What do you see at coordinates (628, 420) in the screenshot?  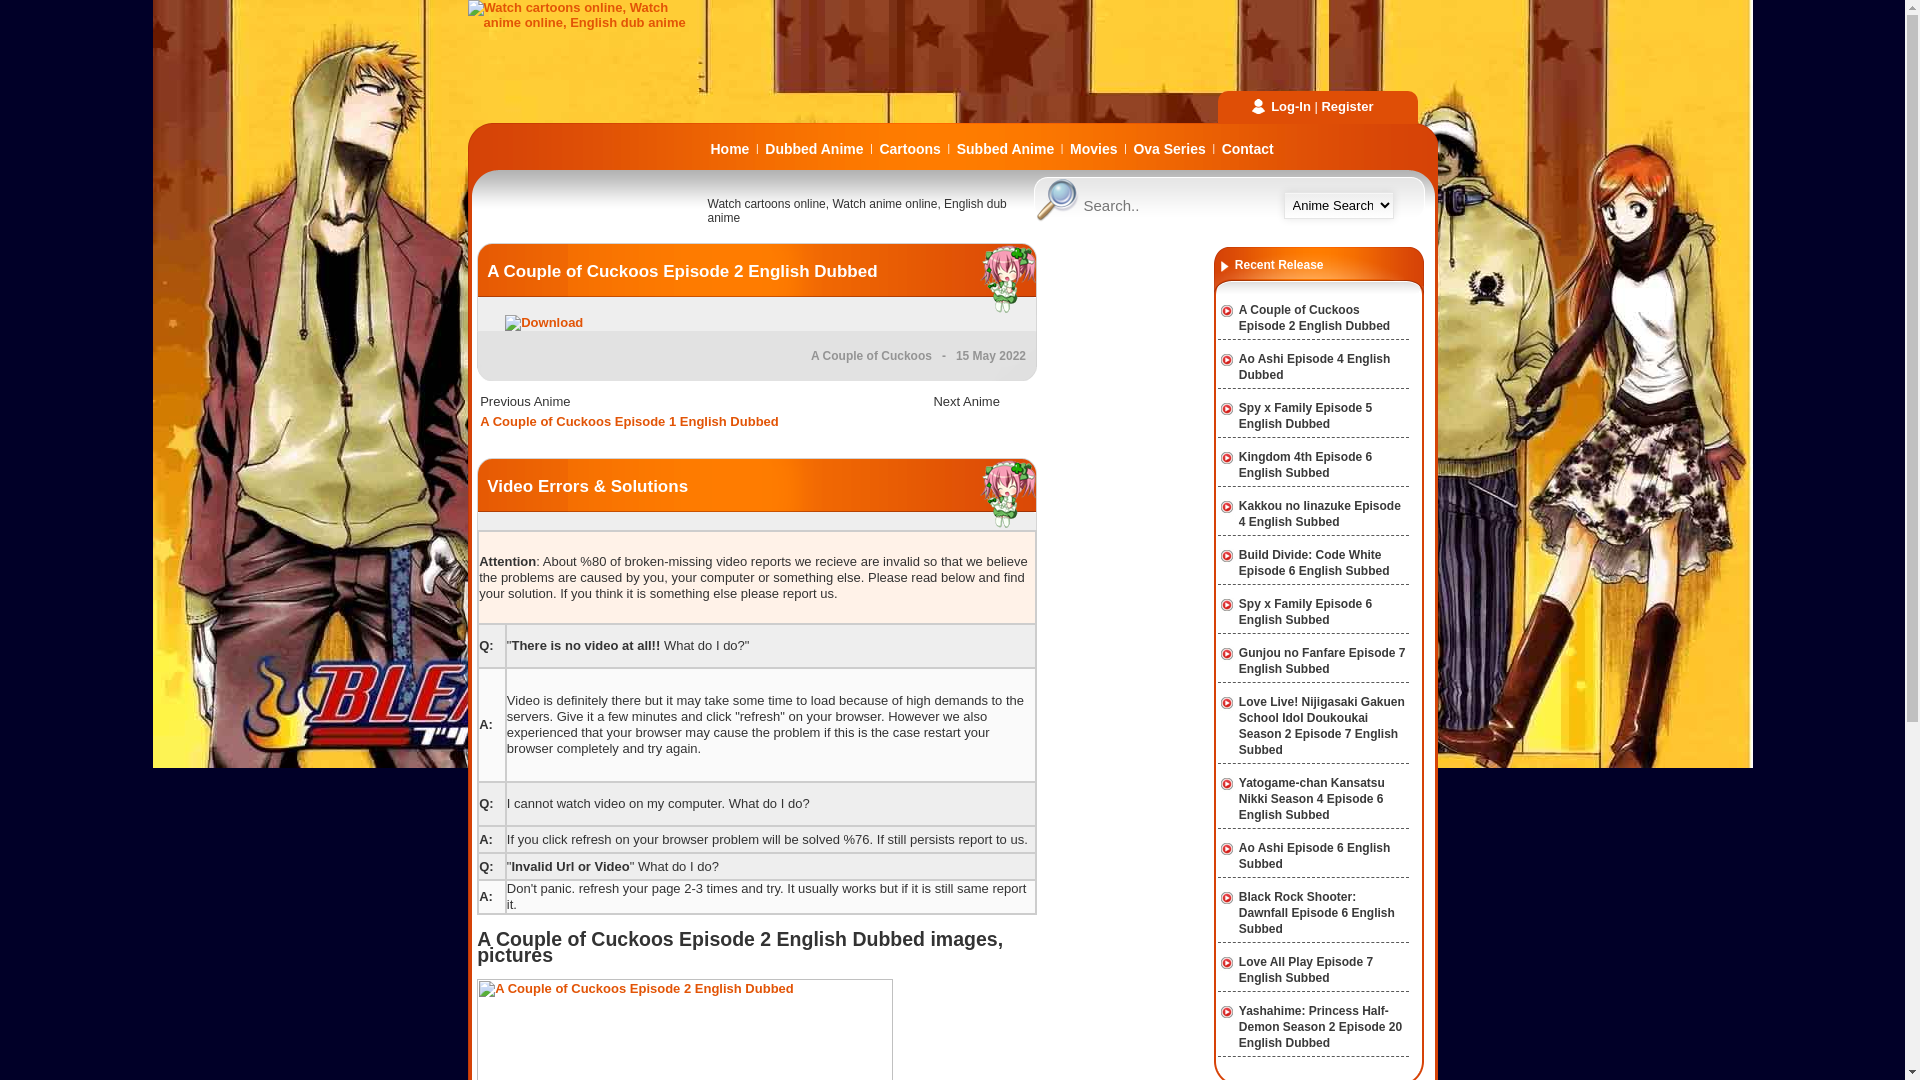 I see `'A Couple of Cuckoos Episode 1 English Dubbed'` at bounding box center [628, 420].